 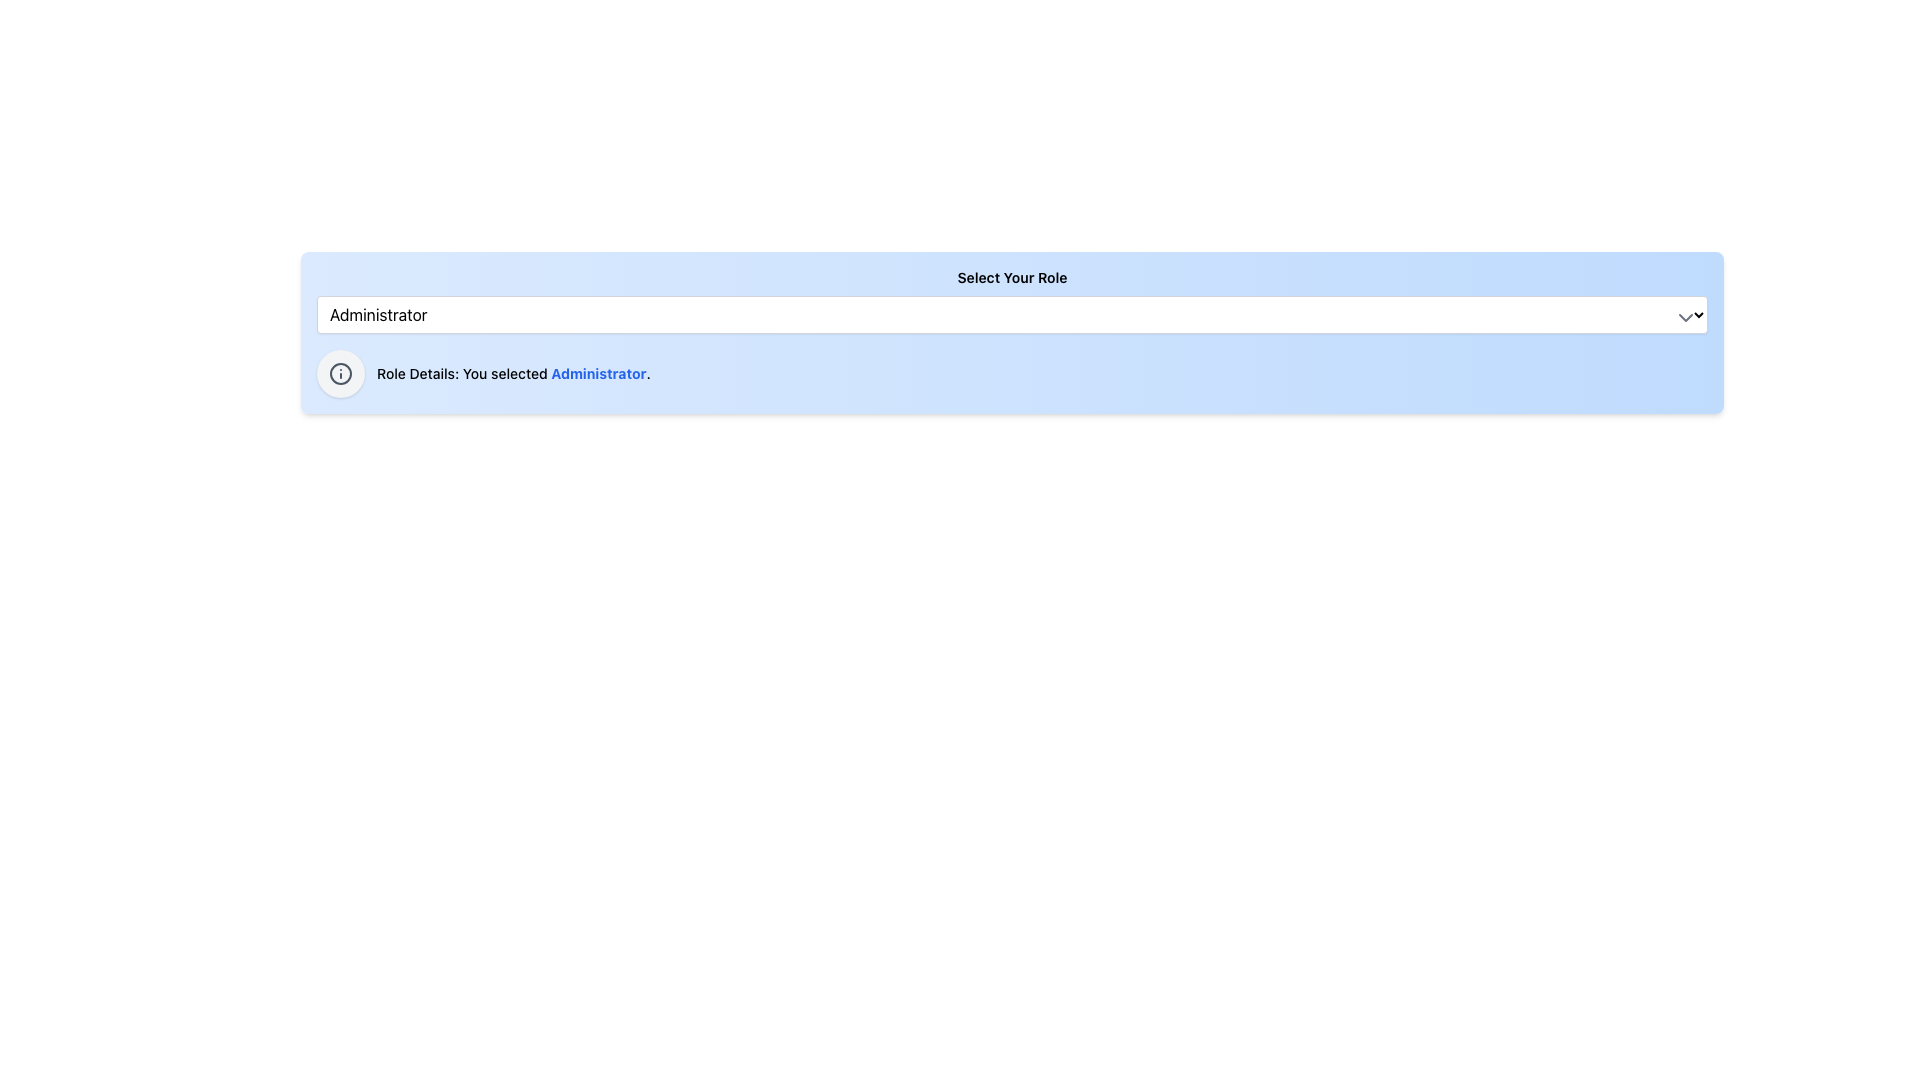 What do you see at coordinates (513, 374) in the screenshot?
I see `the Text Label that provides feedback for the selected role 'Administrator', located near the bottom of the interface, right of the information icon and below the role dropdown menu` at bounding box center [513, 374].